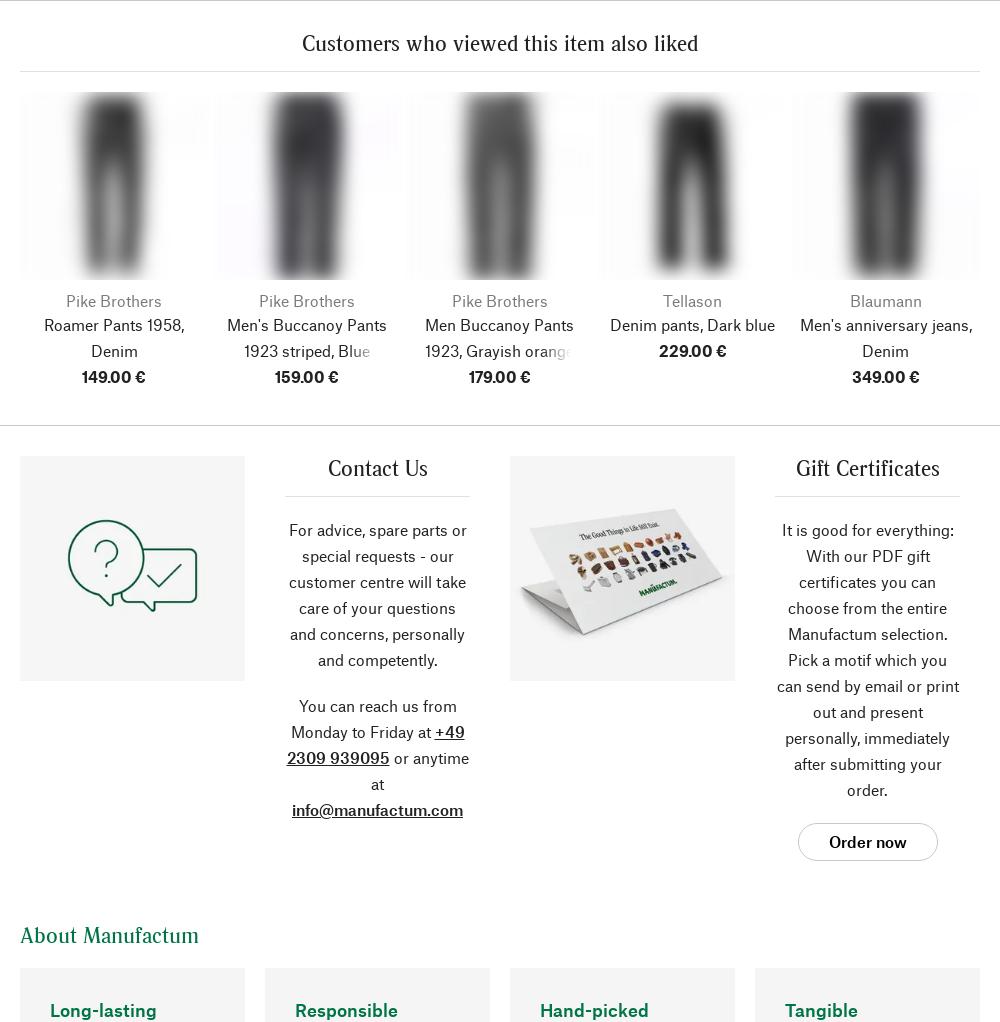  Describe the element at coordinates (820, 1010) in the screenshot. I see `'Tangible'` at that location.